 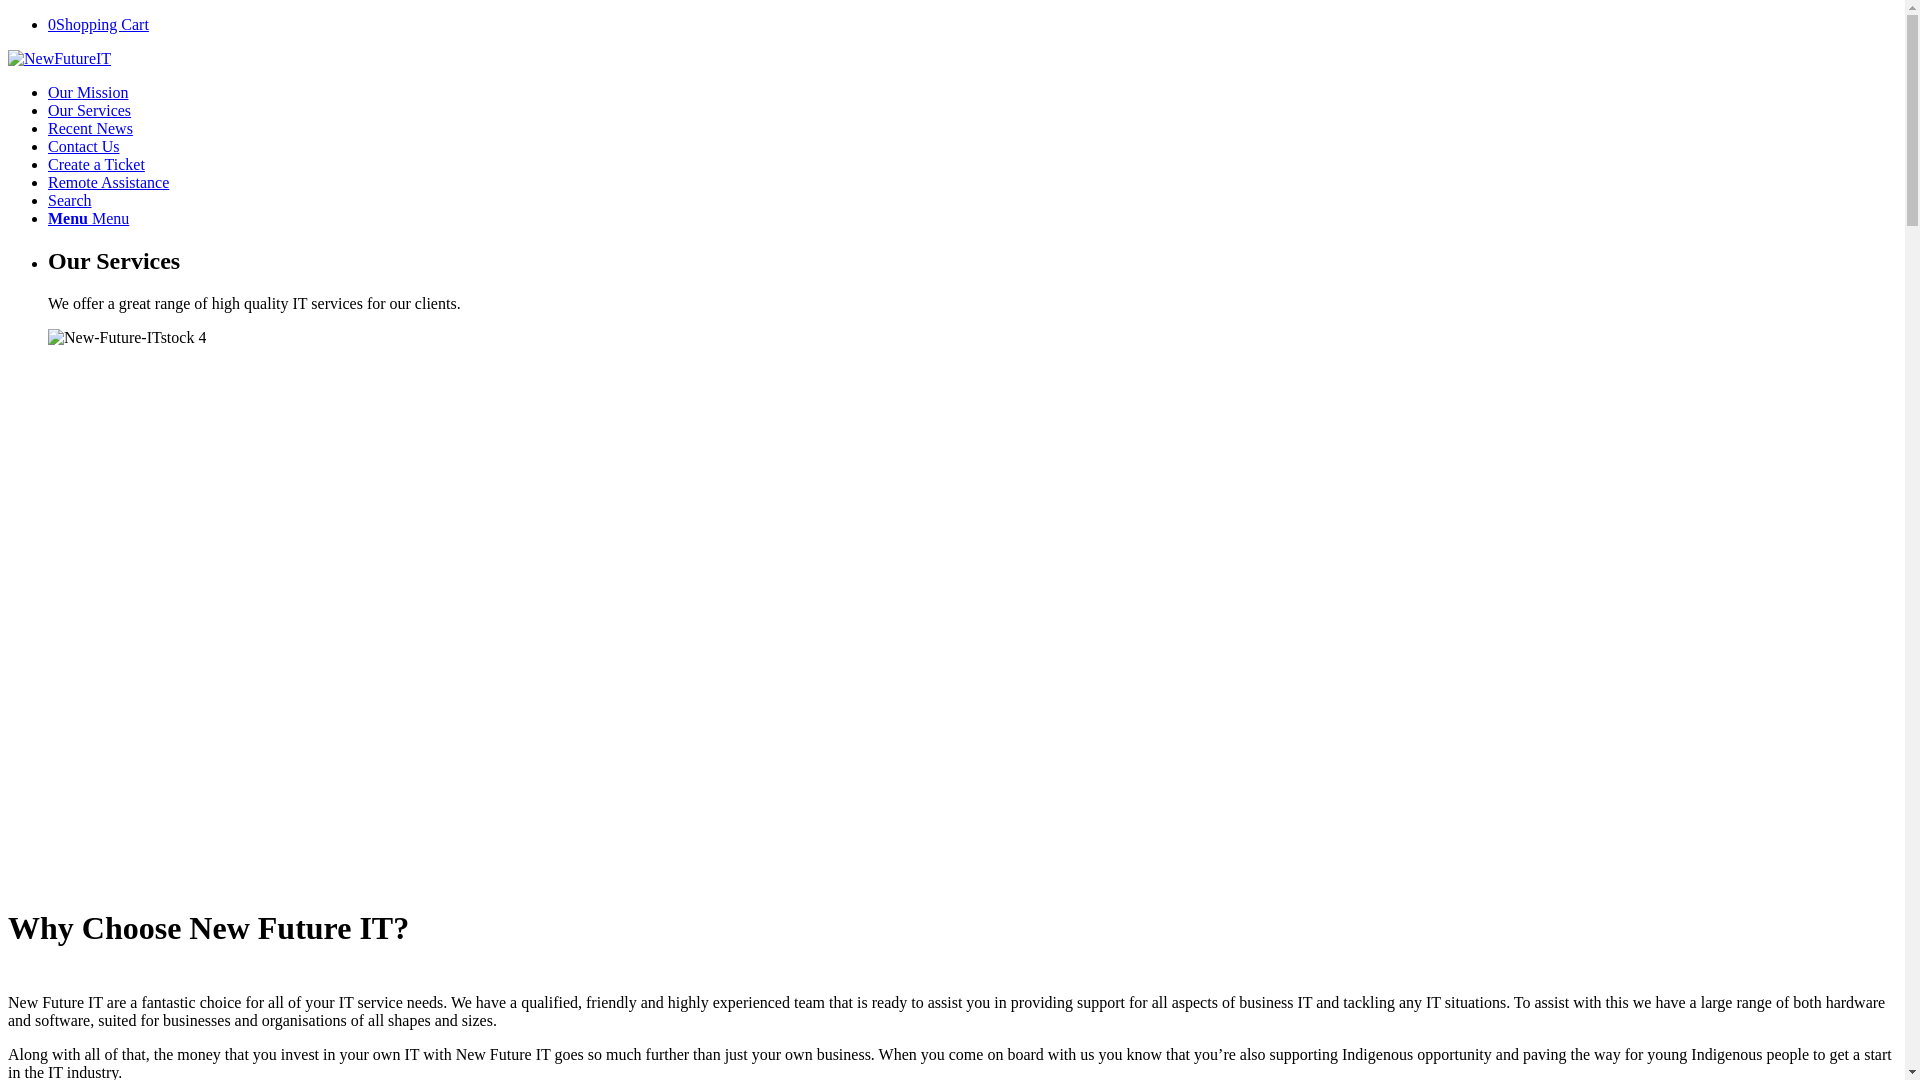 I want to click on 'Our Mission', so click(x=86, y=92).